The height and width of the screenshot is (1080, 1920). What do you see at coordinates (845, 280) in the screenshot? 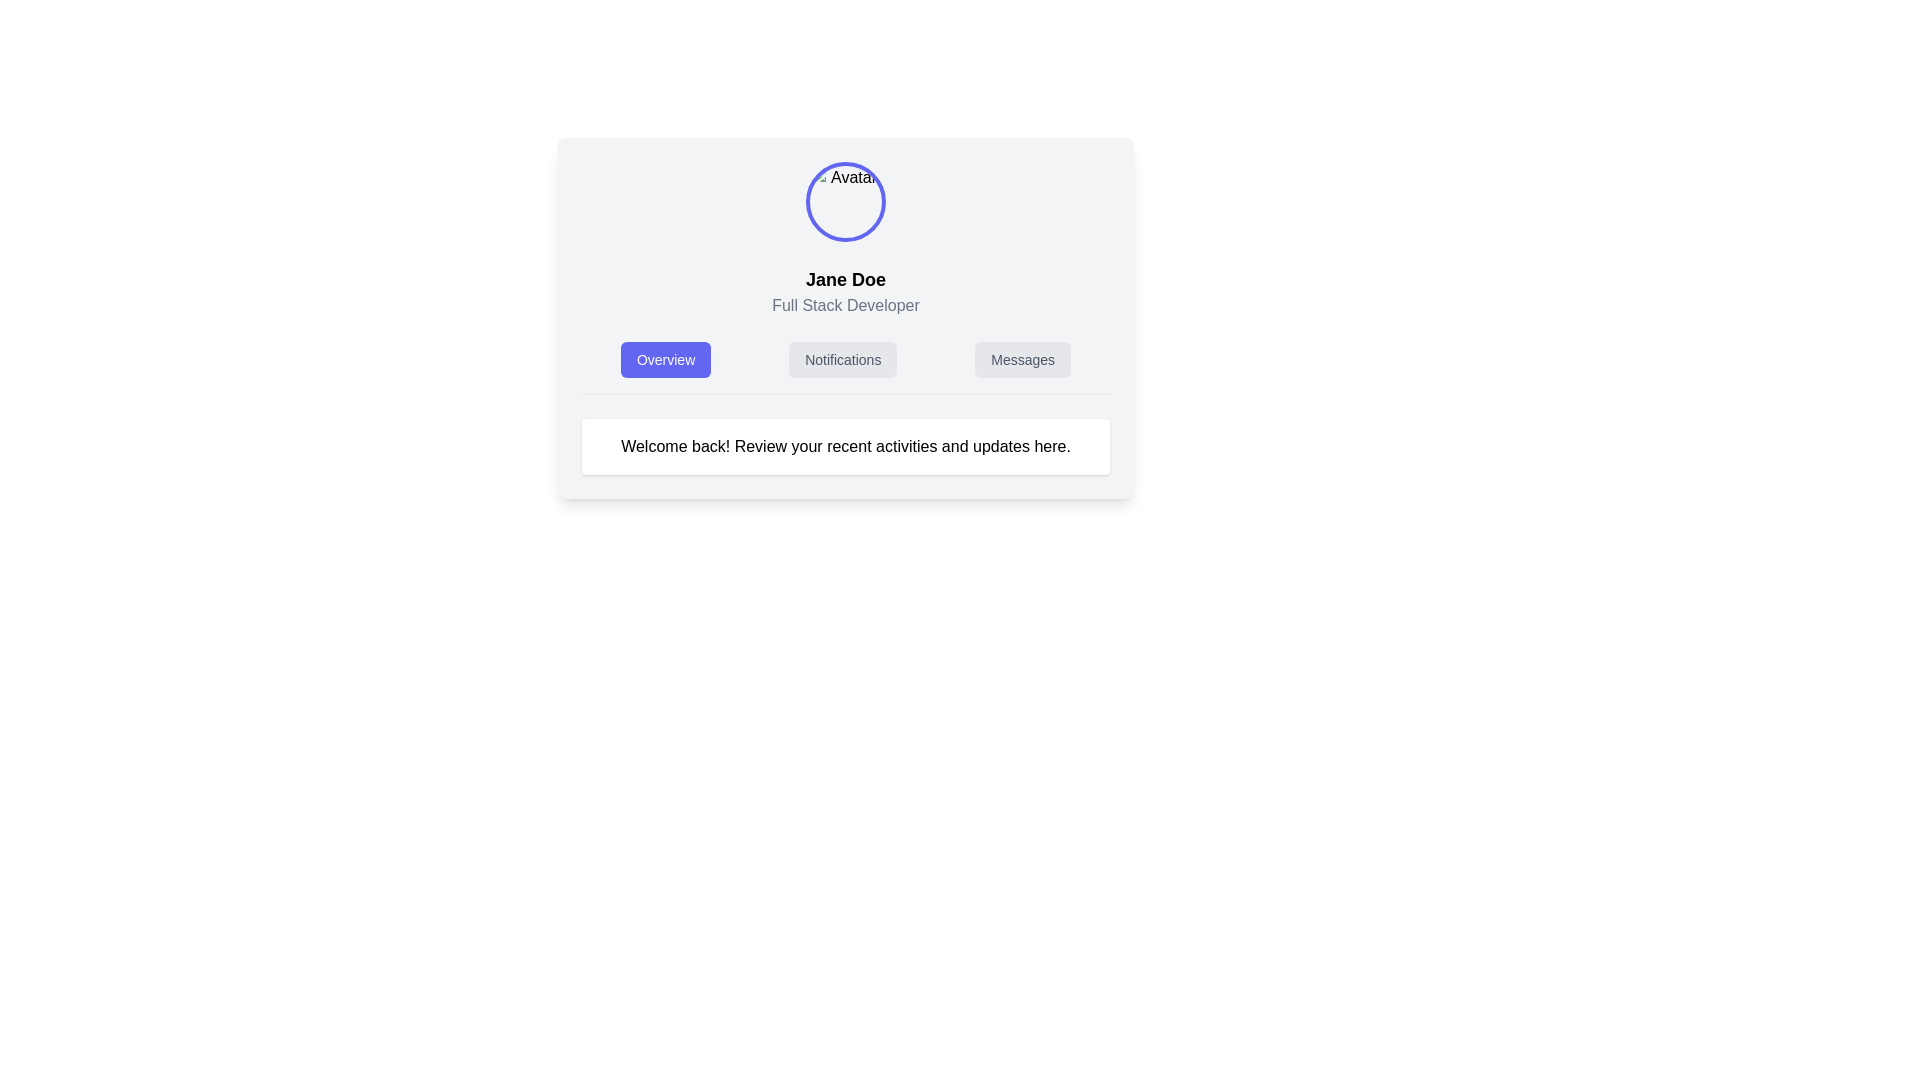
I see `the text label displaying the person's name in the user profile section, which is positioned below the circular avatar image and above the 'Full Stack Developer' text label` at bounding box center [845, 280].